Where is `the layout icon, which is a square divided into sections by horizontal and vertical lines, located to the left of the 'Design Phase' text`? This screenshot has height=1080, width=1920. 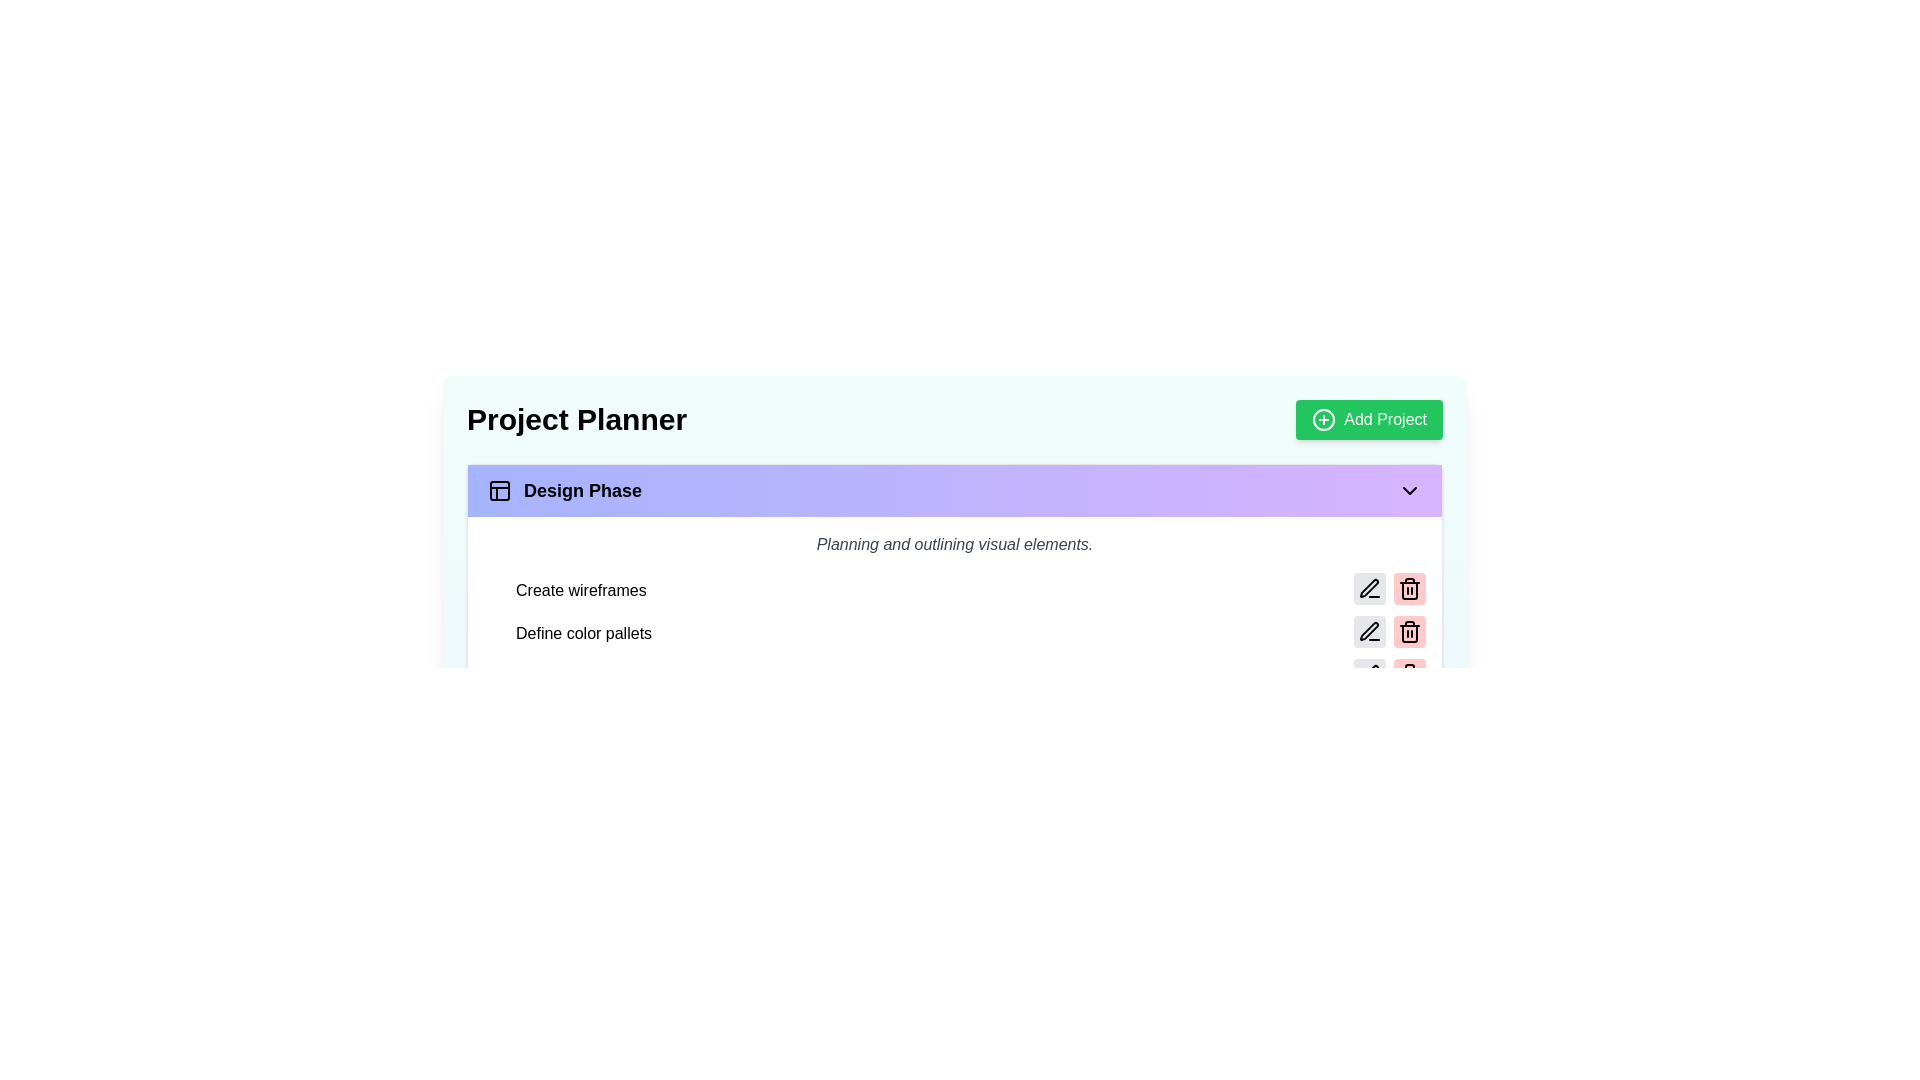 the layout icon, which is a square divided into sections by horizontal and vertical lines, located to the left of the 'Design Phase' text is located at coordinates (499, 490).